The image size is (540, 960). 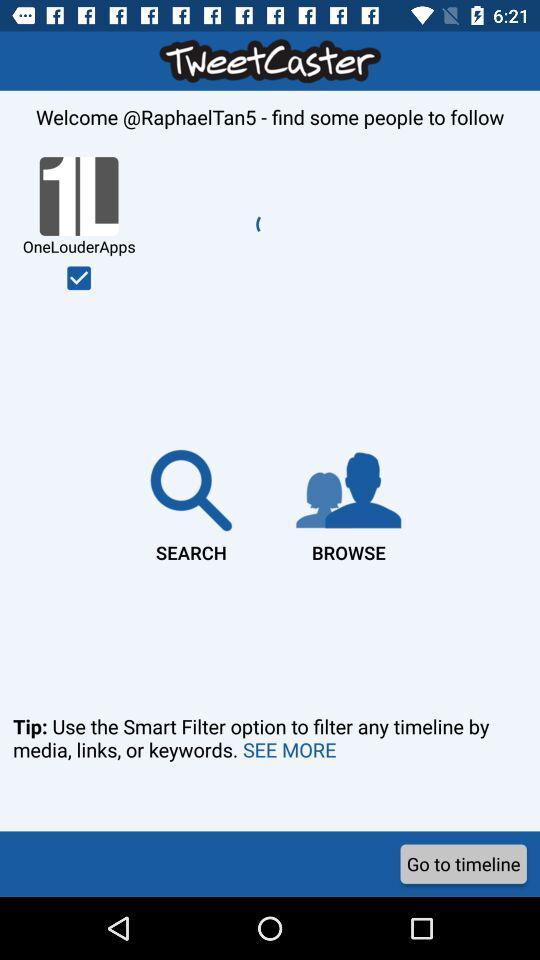 I want to click on this app, so click(x=78, y=277).